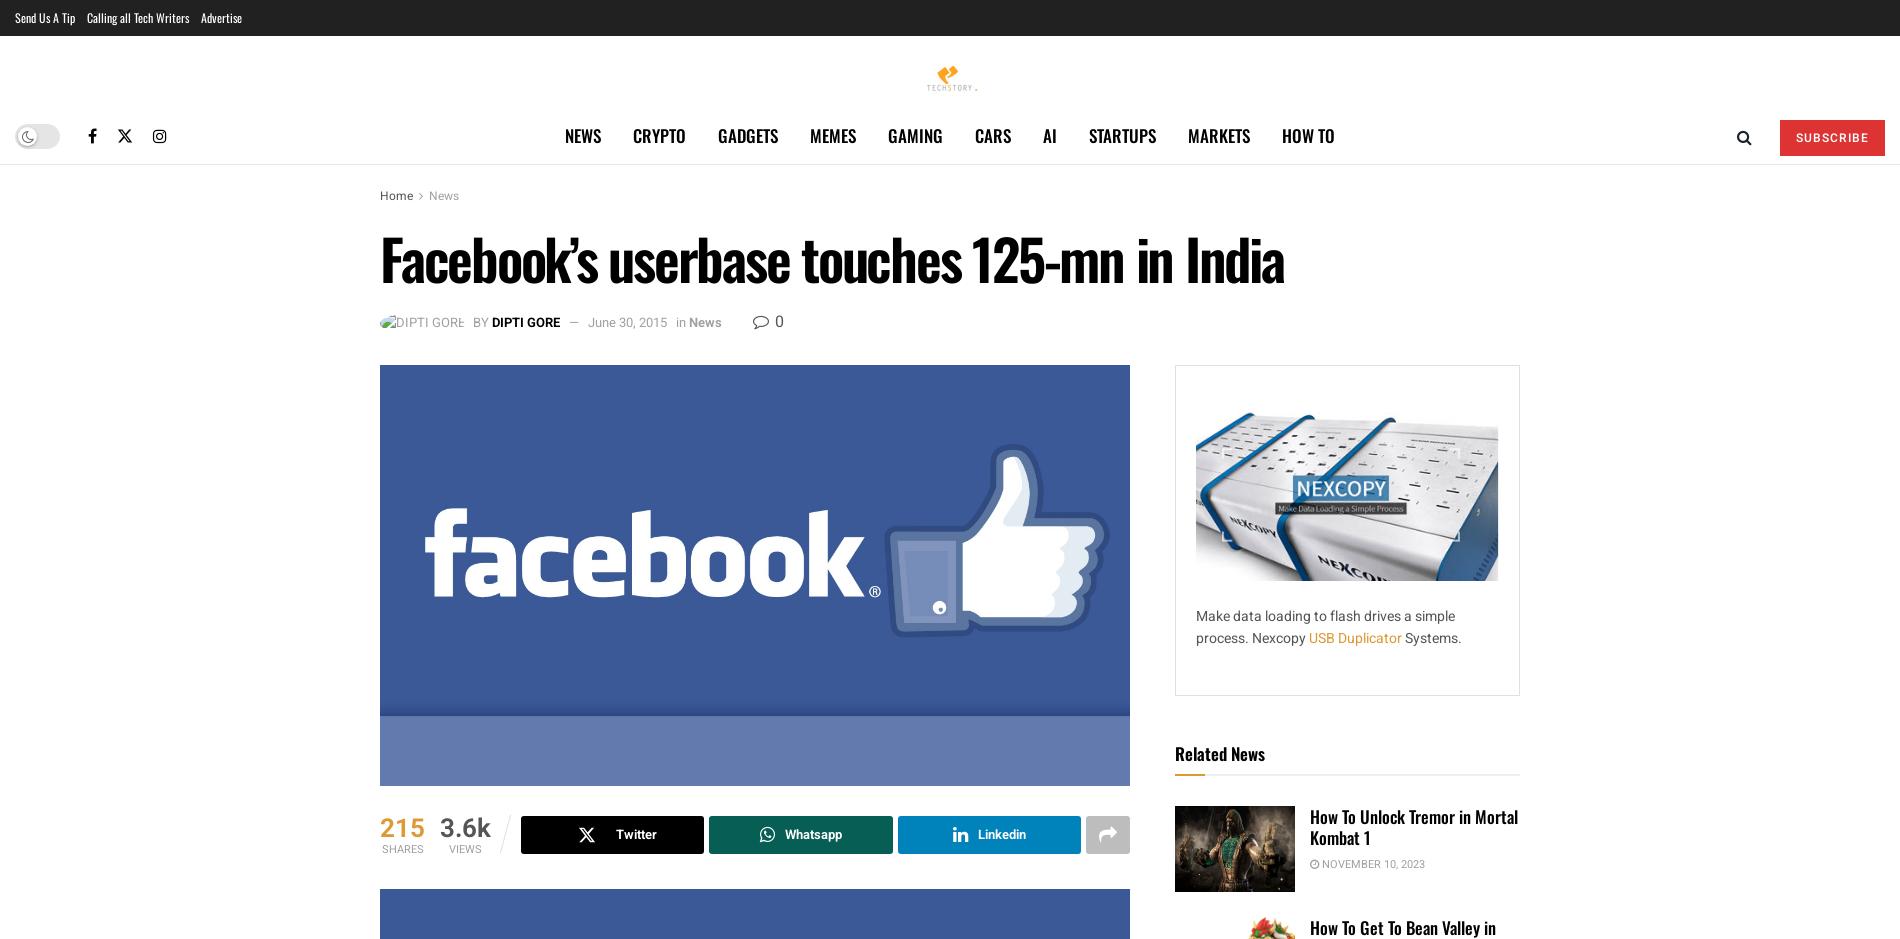 Image resolution: width=1900 pixels, height=939 pixels. I want to click on 'Whatsapp', so click(811, 833).